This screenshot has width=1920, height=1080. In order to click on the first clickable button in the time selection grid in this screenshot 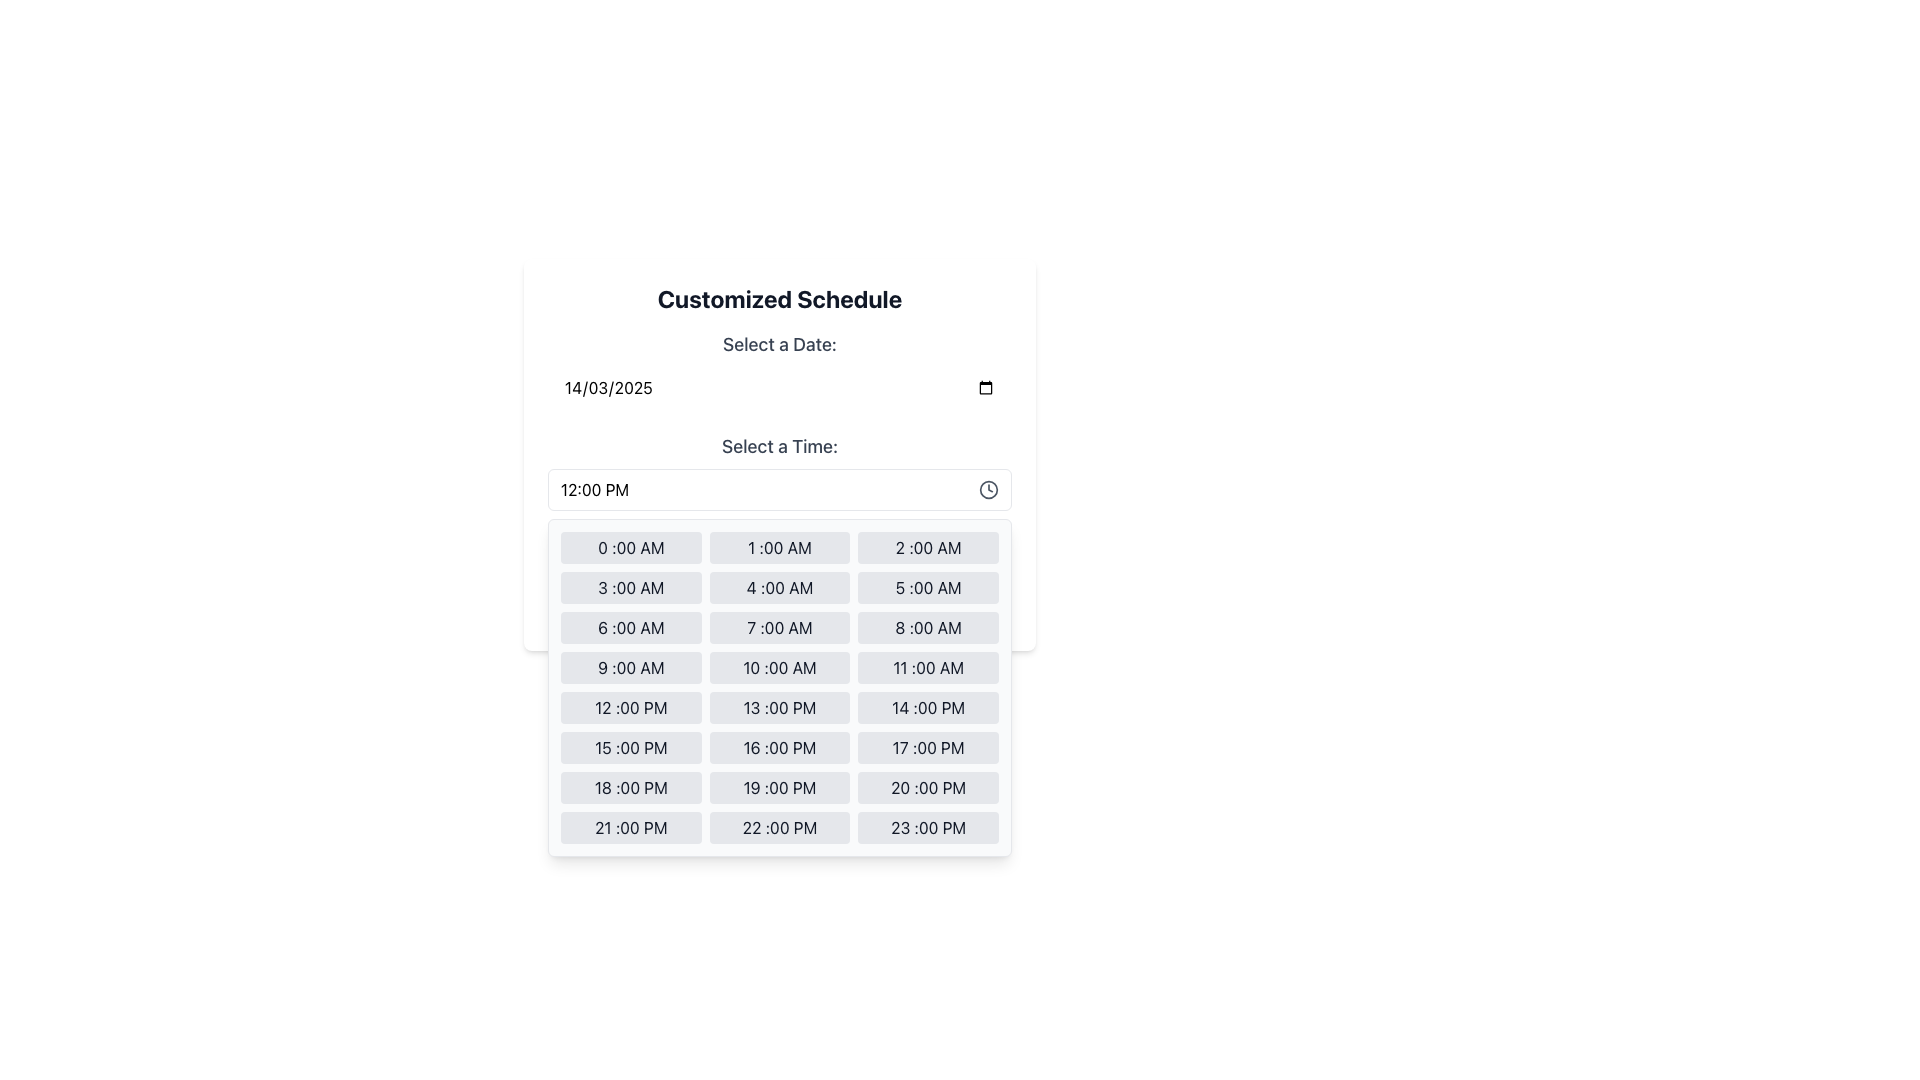, I will do `click(630, 547)`.